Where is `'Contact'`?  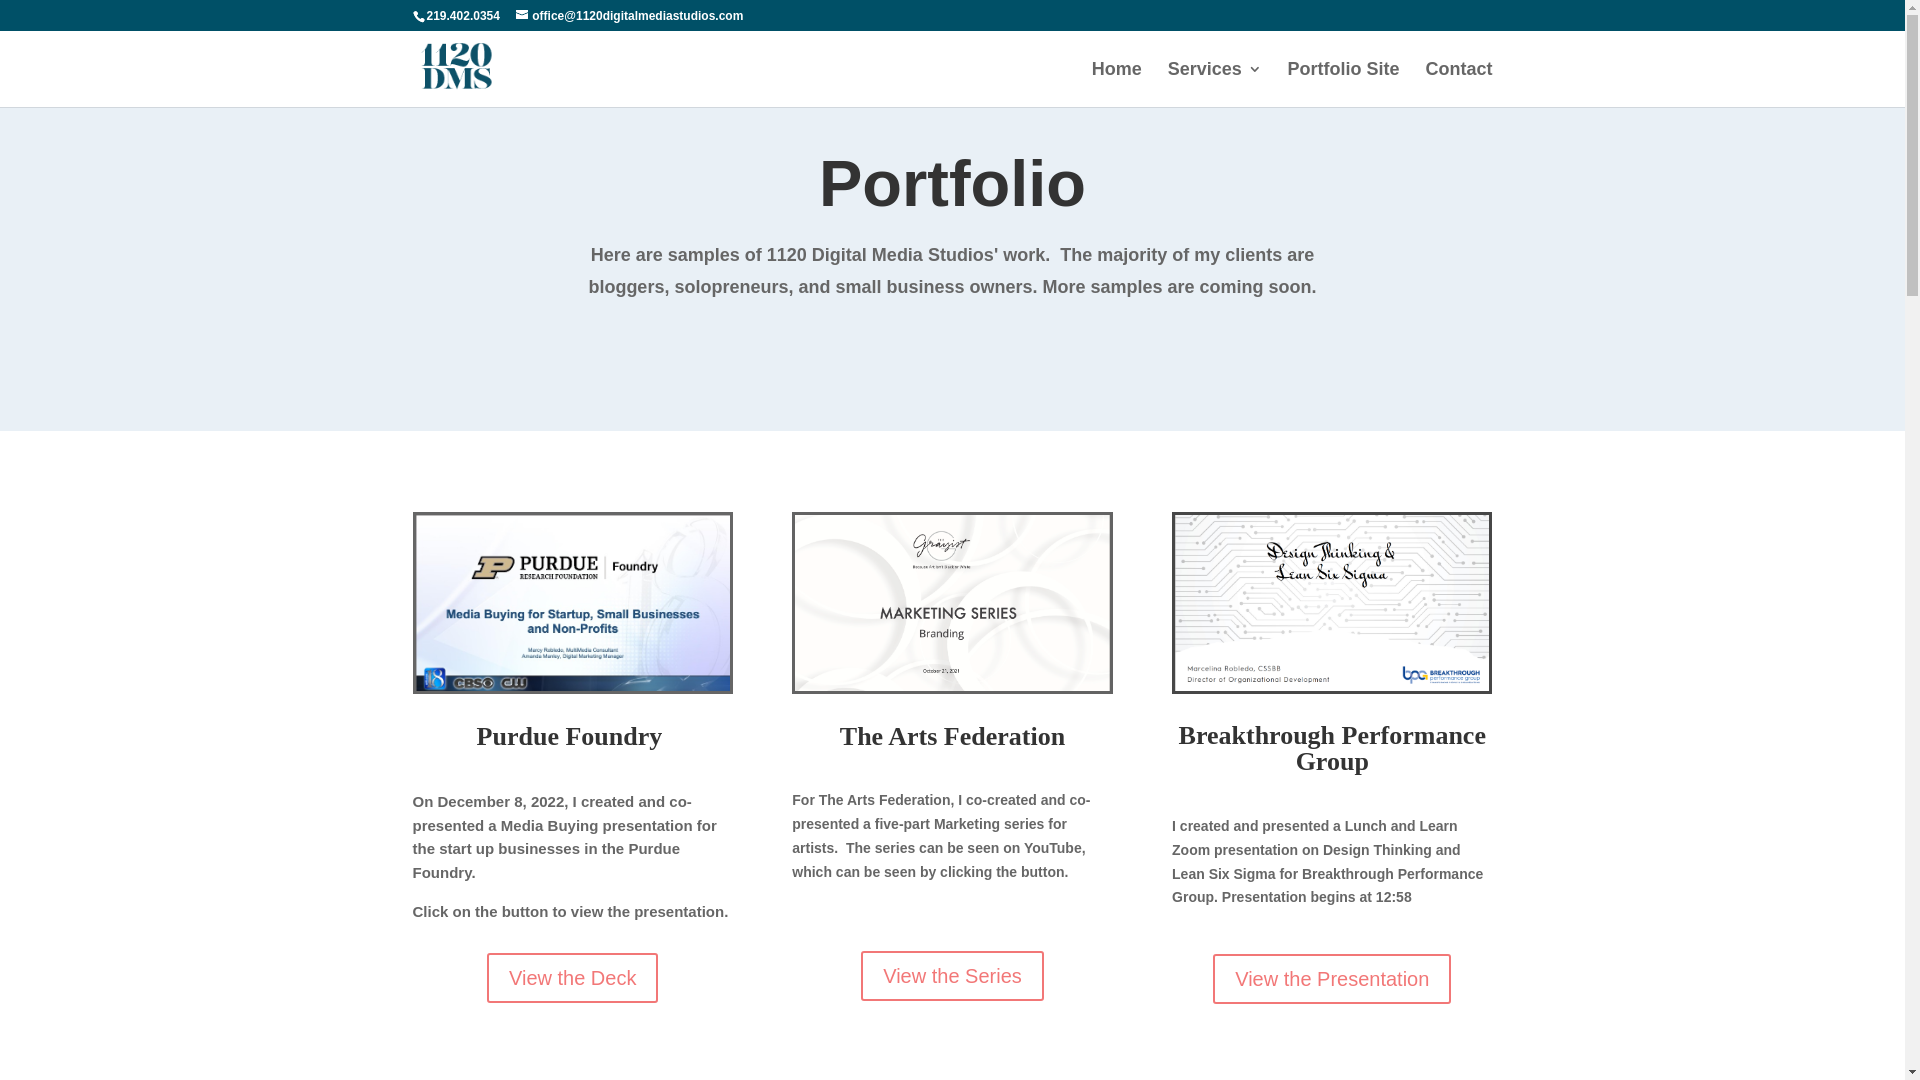
'Contact' is located at coordinates (1459, 83).